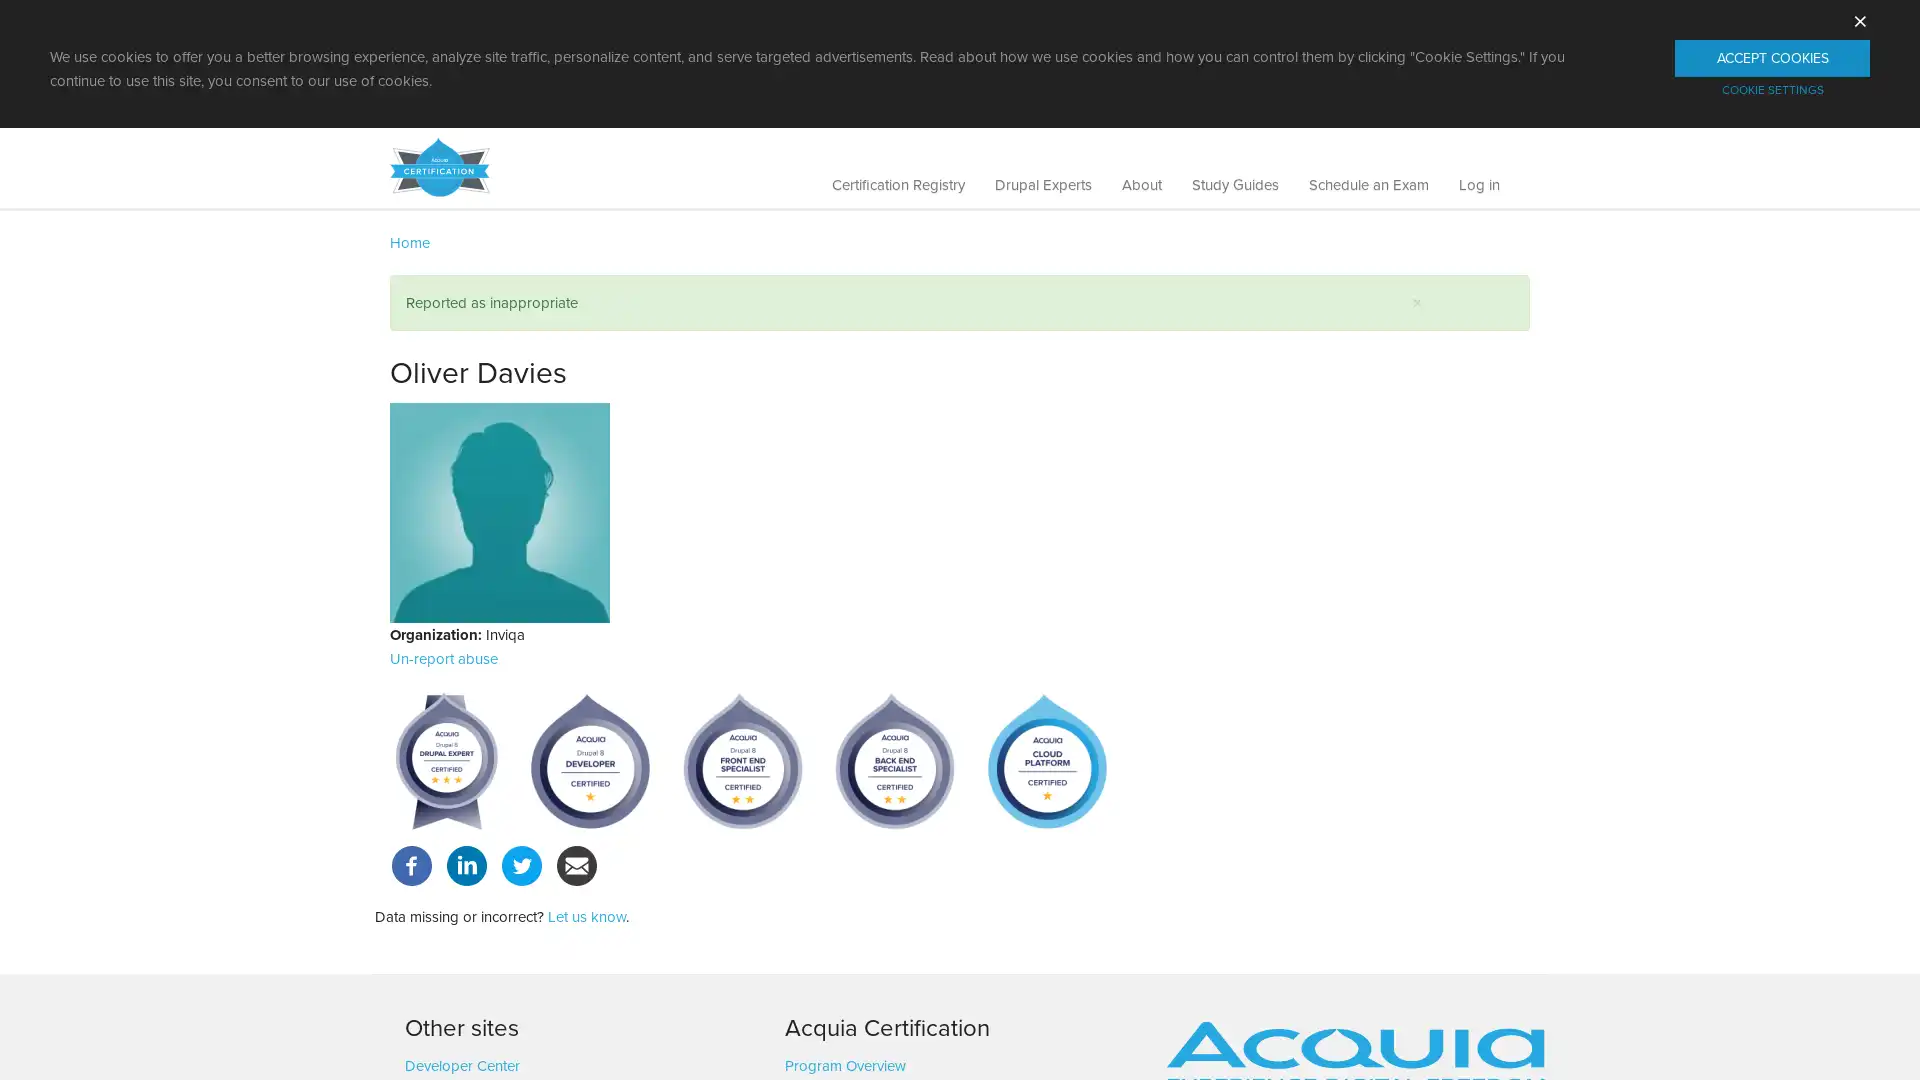 The image size is (1920, 1080). Describe the element at coordinates (1859, 18) in the screenshot. I see `X` at that location.